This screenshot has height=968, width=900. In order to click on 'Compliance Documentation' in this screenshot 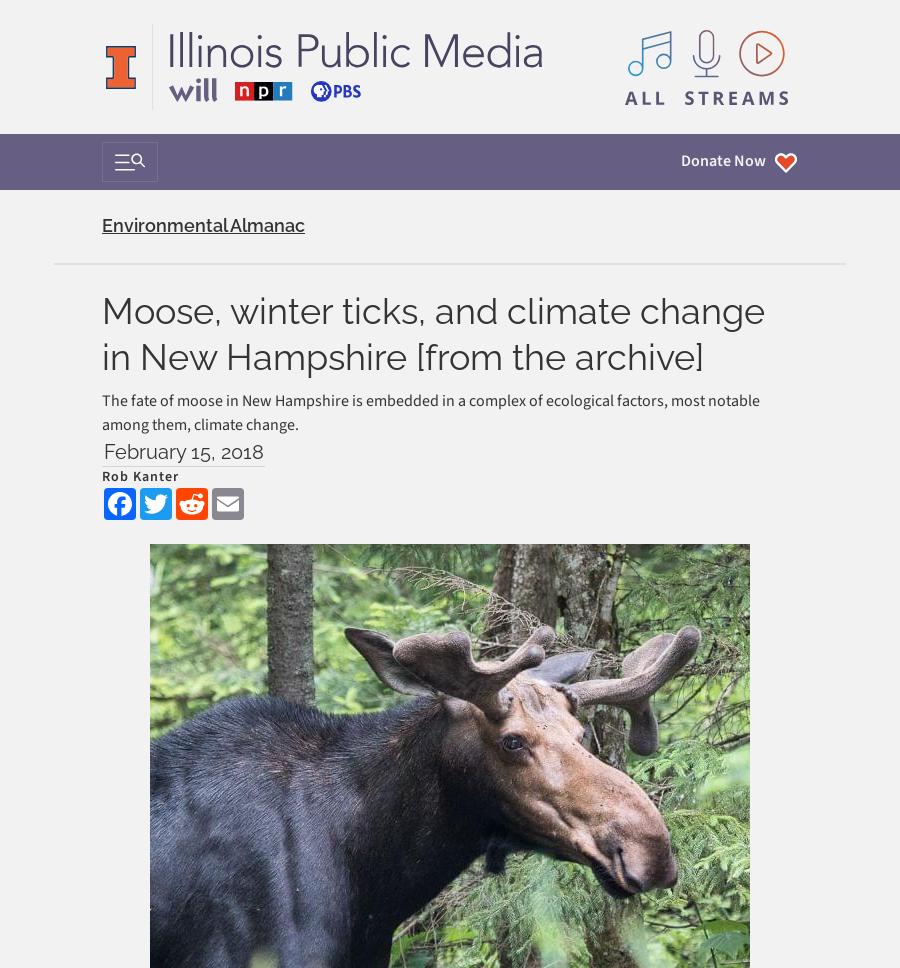, I will do `click(196, 513)`.